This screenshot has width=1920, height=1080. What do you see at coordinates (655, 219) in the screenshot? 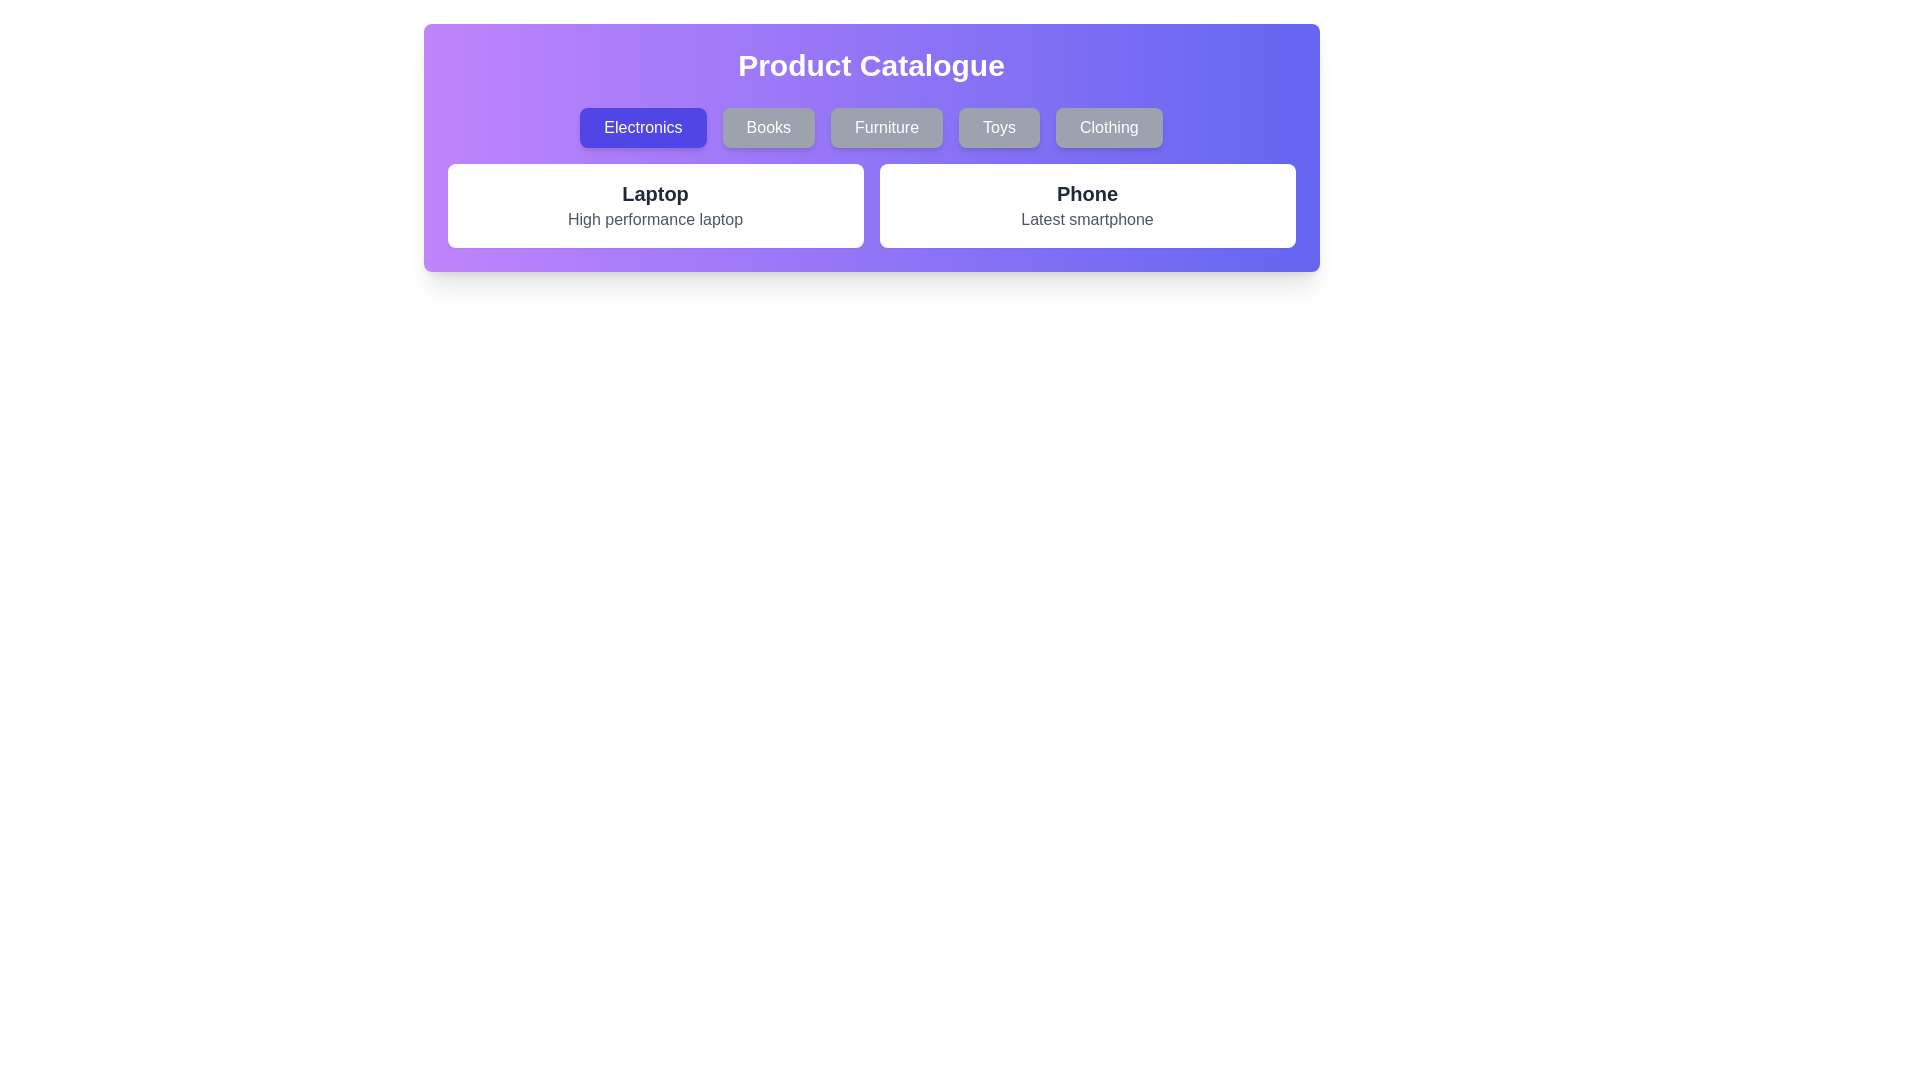
I see `the text 'High performance laptop' to select it` at bounding box center [655, 219].